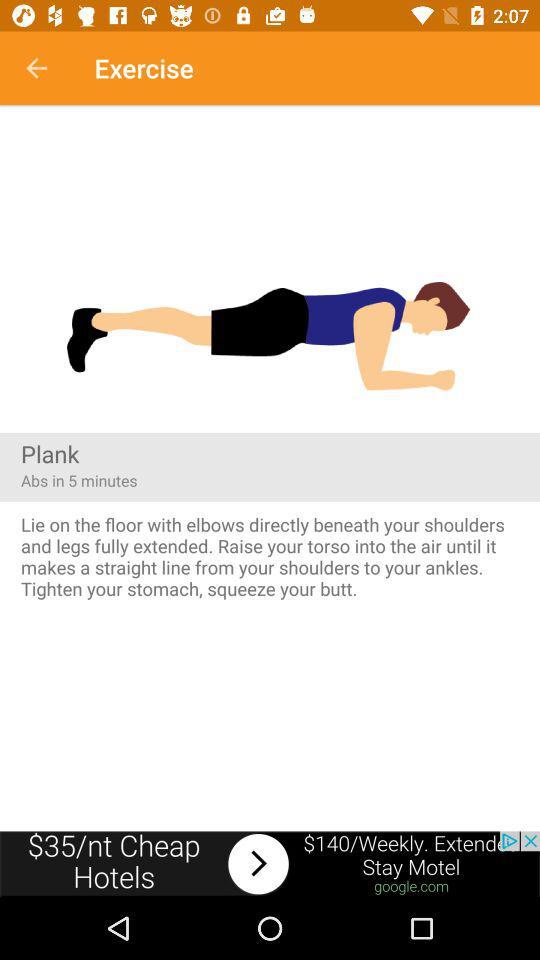 The height and width of the screenshot is (960, 540). What do you see at coordinates (270, 863) in the screenshot?
I see `open advertisement` at bounding box center [270, 863].